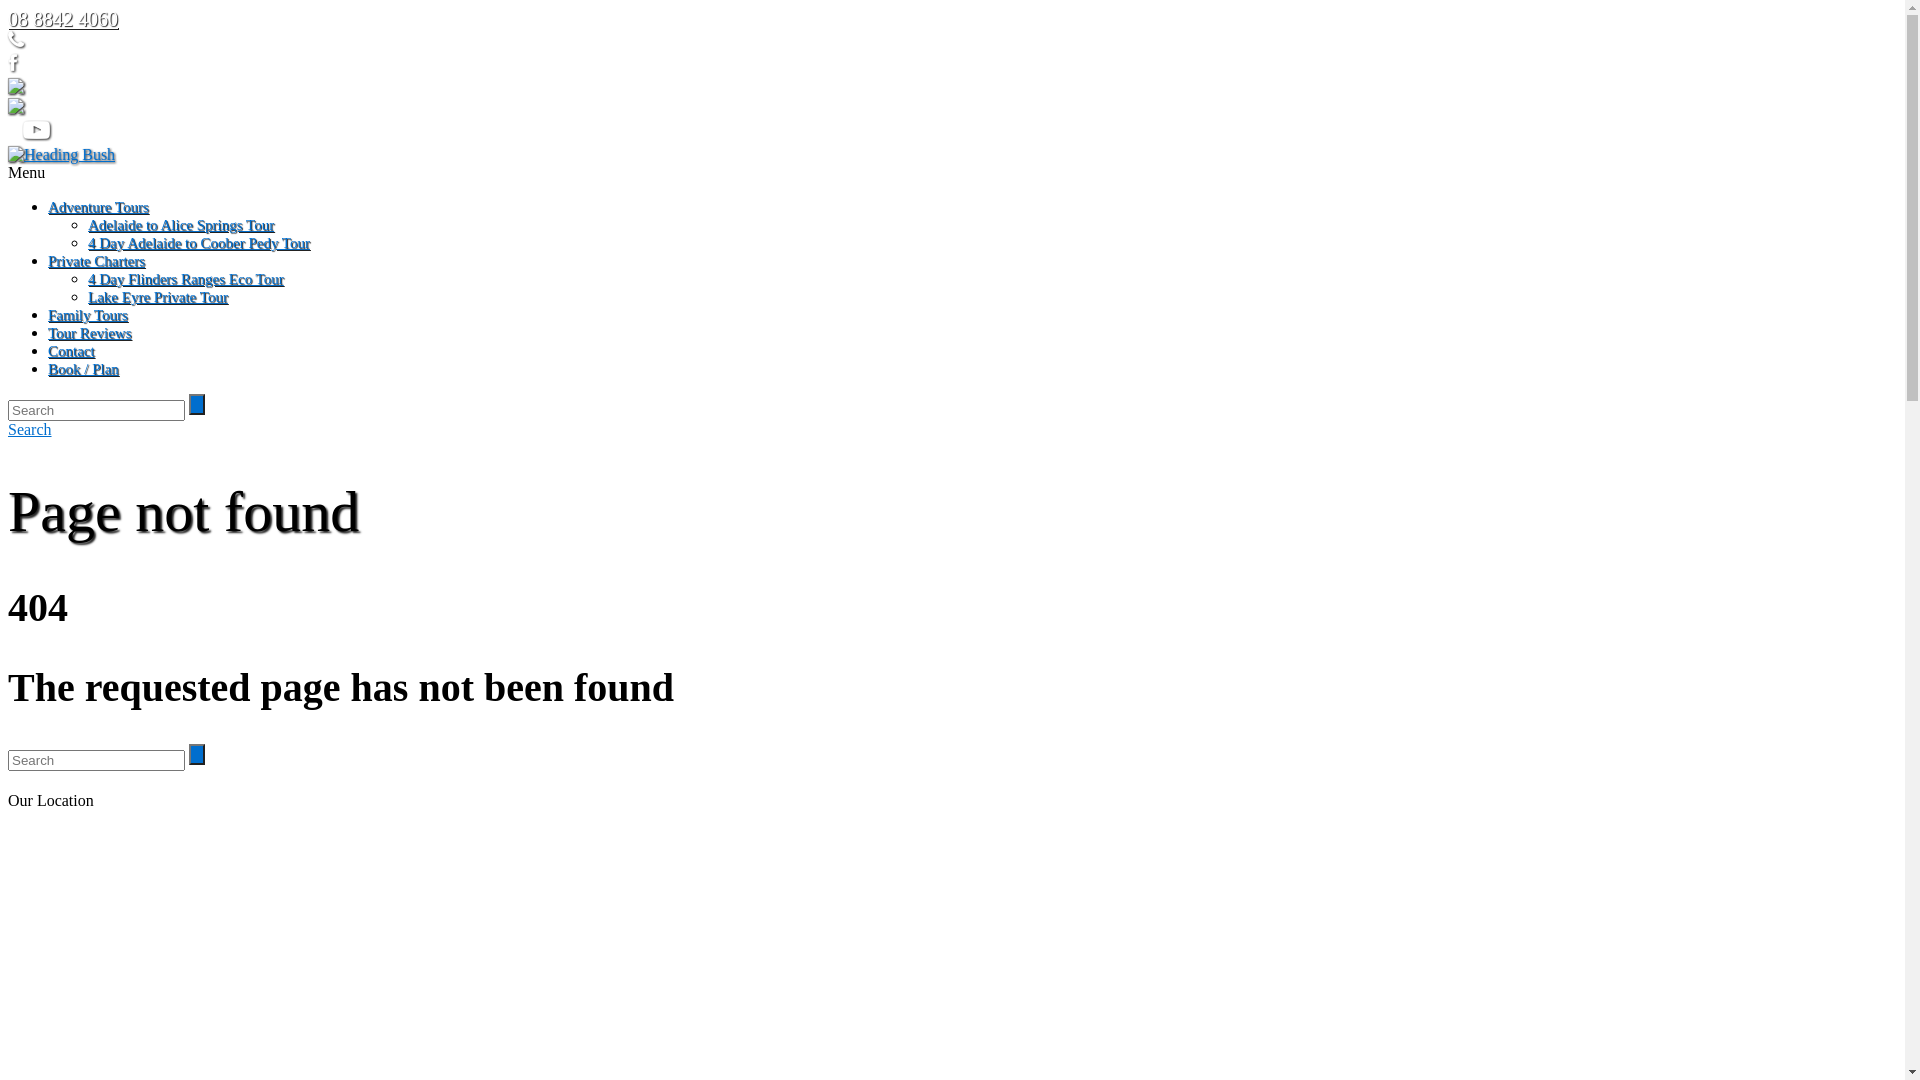  What do you see at coordinates (198, 242) in the screenshot?
I see `'4 Day Adelaide to Coober Pedy Tour'` at bounding box center [198, 242].